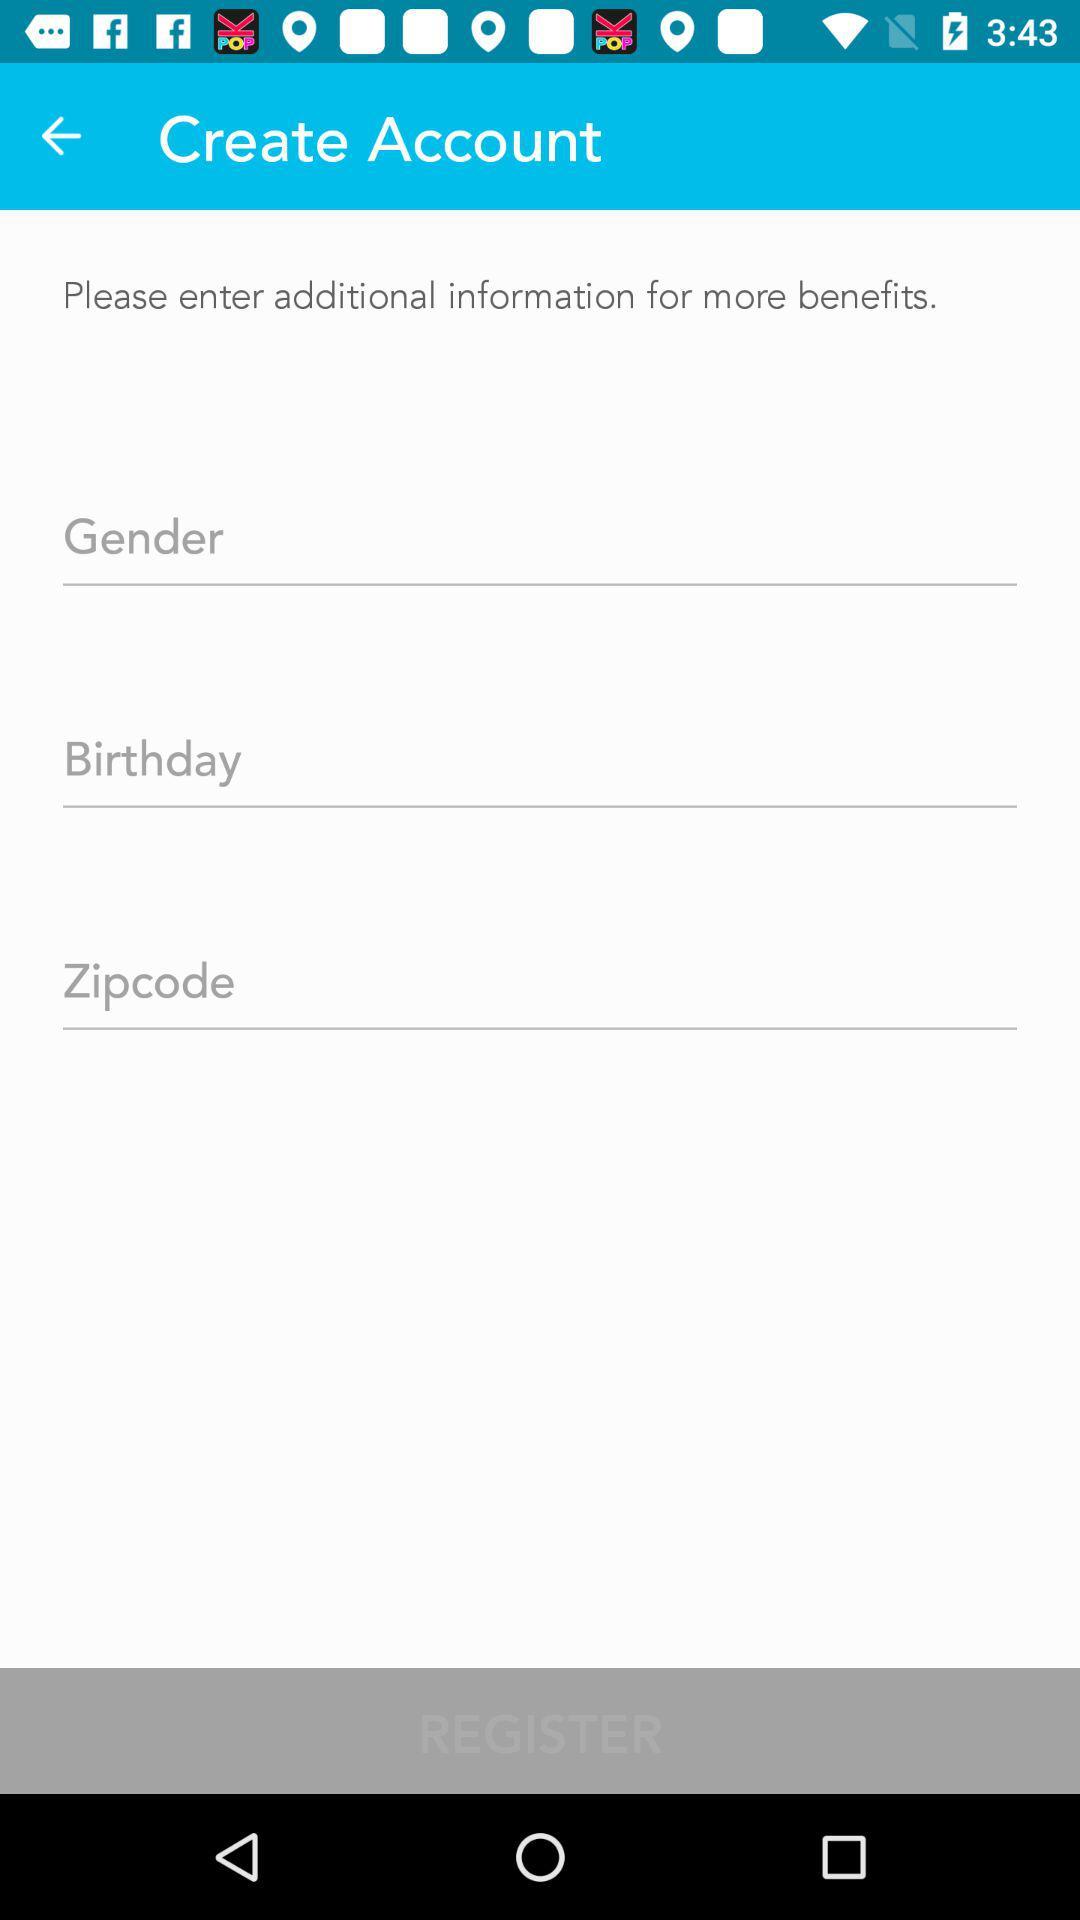 The image size is (1080, 1920). Describe the element at coordinates (540, 529) in the screenshot. I see `gender` at that location.